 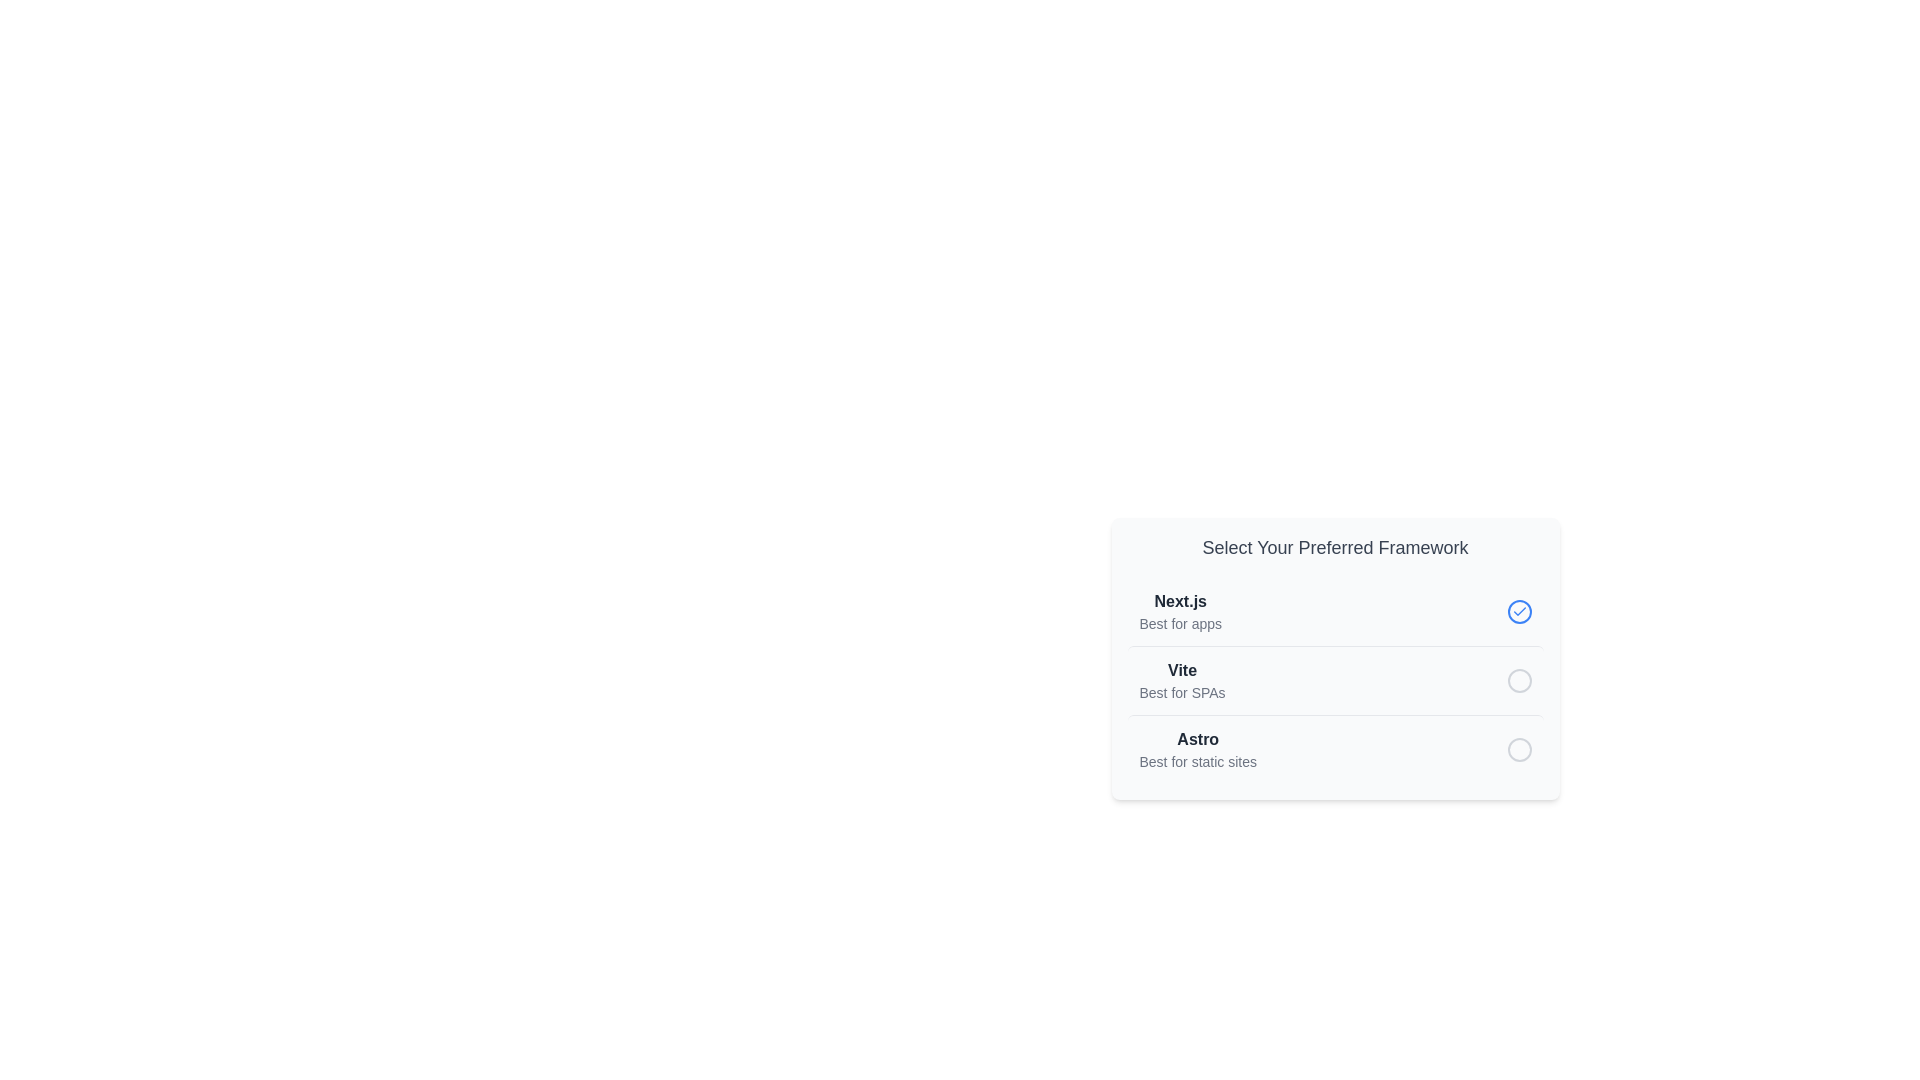 I want to click on the second item in the framework selection list that describes the Vite framework, located below the 'Next.js' item and above the 'Astro' item, so click(x=1182, y=680).